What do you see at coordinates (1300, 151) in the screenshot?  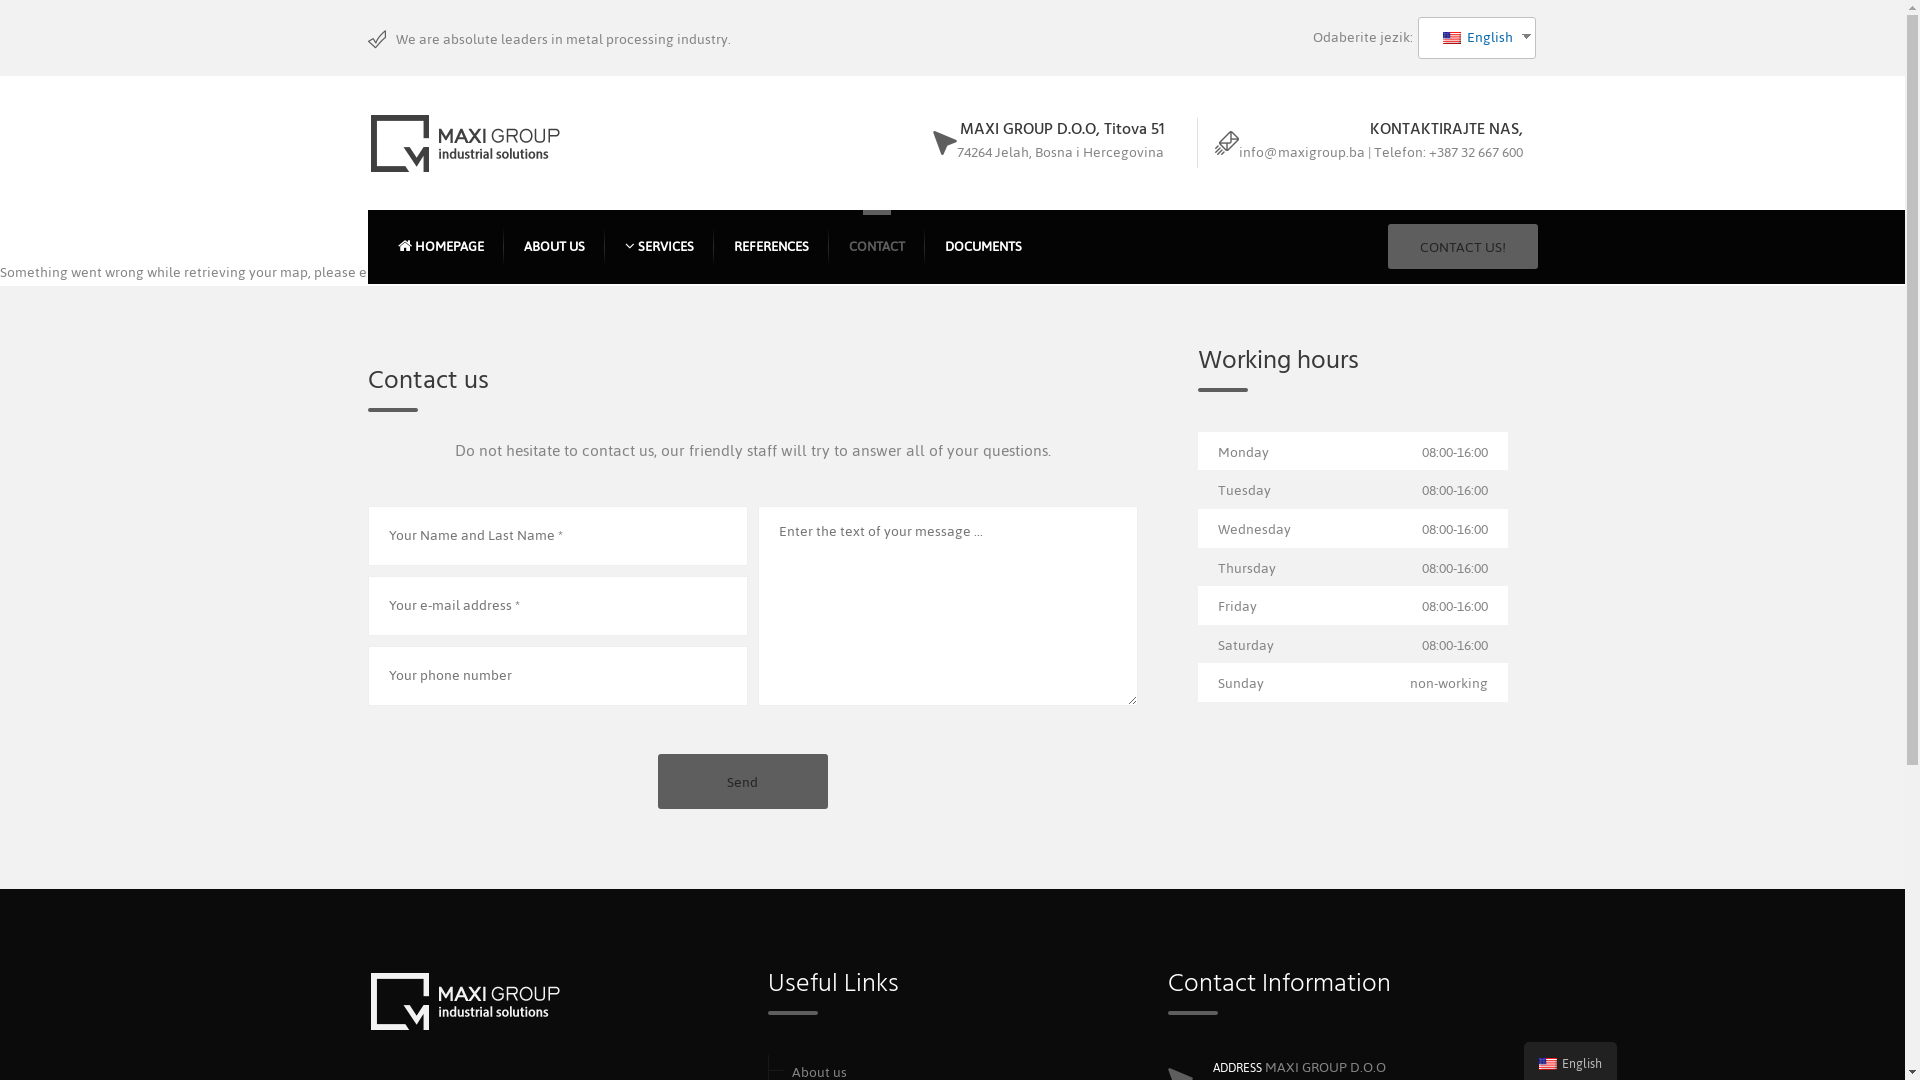 I see `'info@maxigroup.ba'` at bounding box center [1300, 151].